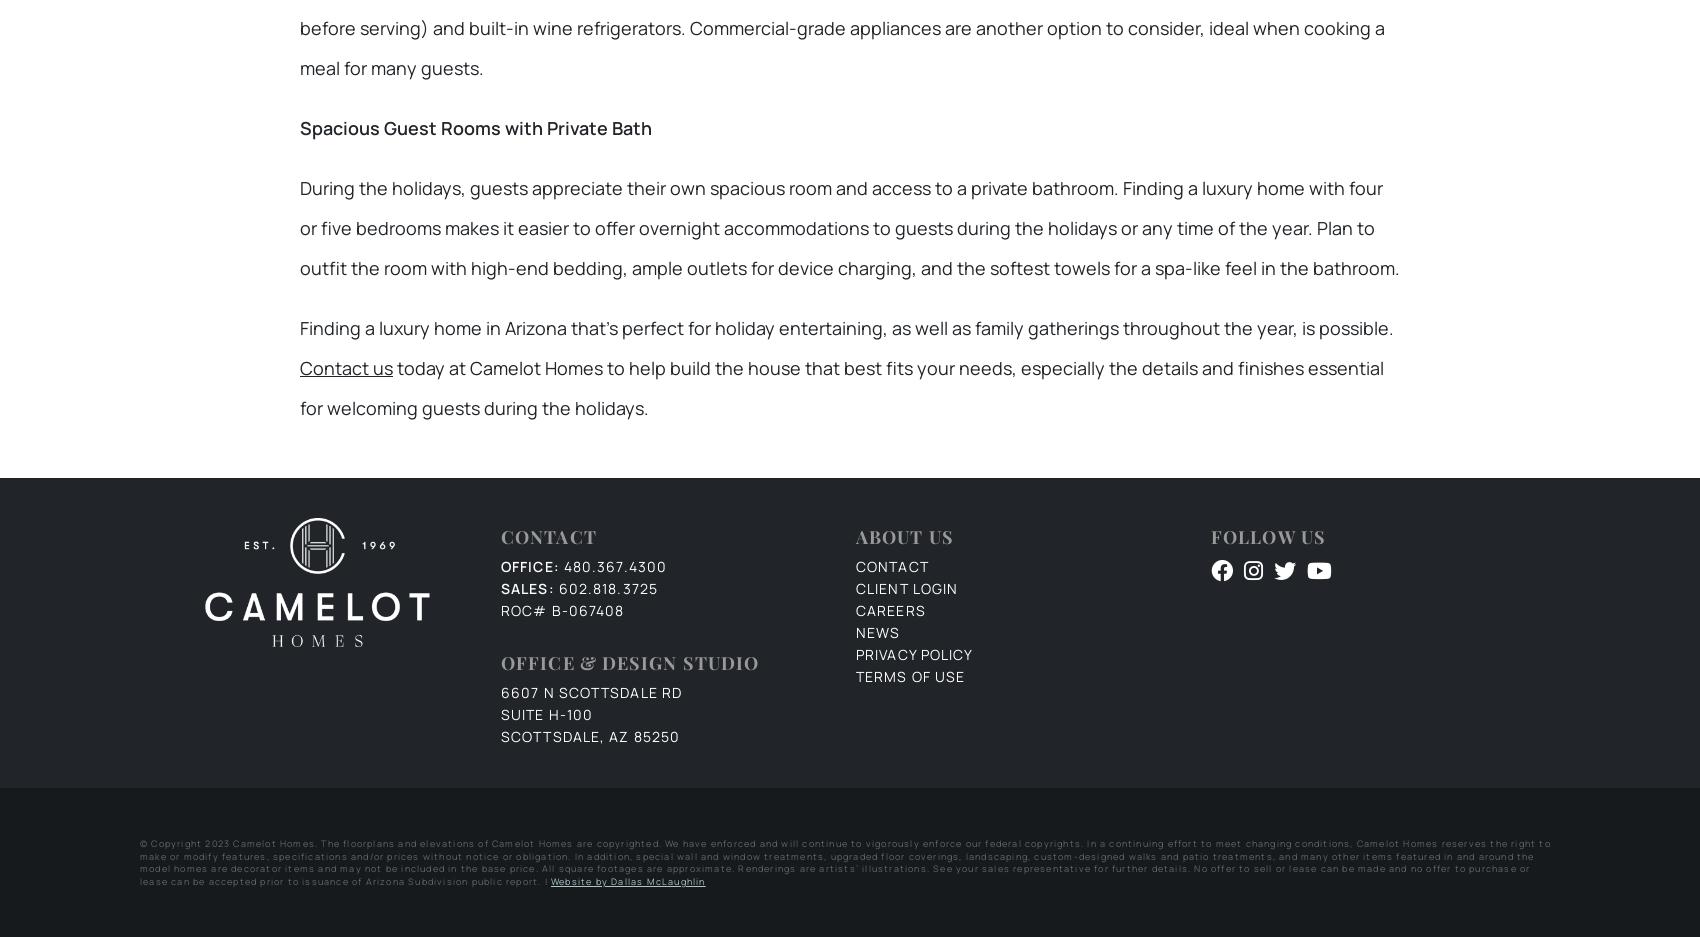 This screenshot has height=937, width=1700. I want to click on 'today at Camelot Homes to help build the house that best fits your needs, especially the details and finishes essential for welcoming guests during the holidays.', so click(300, 387).